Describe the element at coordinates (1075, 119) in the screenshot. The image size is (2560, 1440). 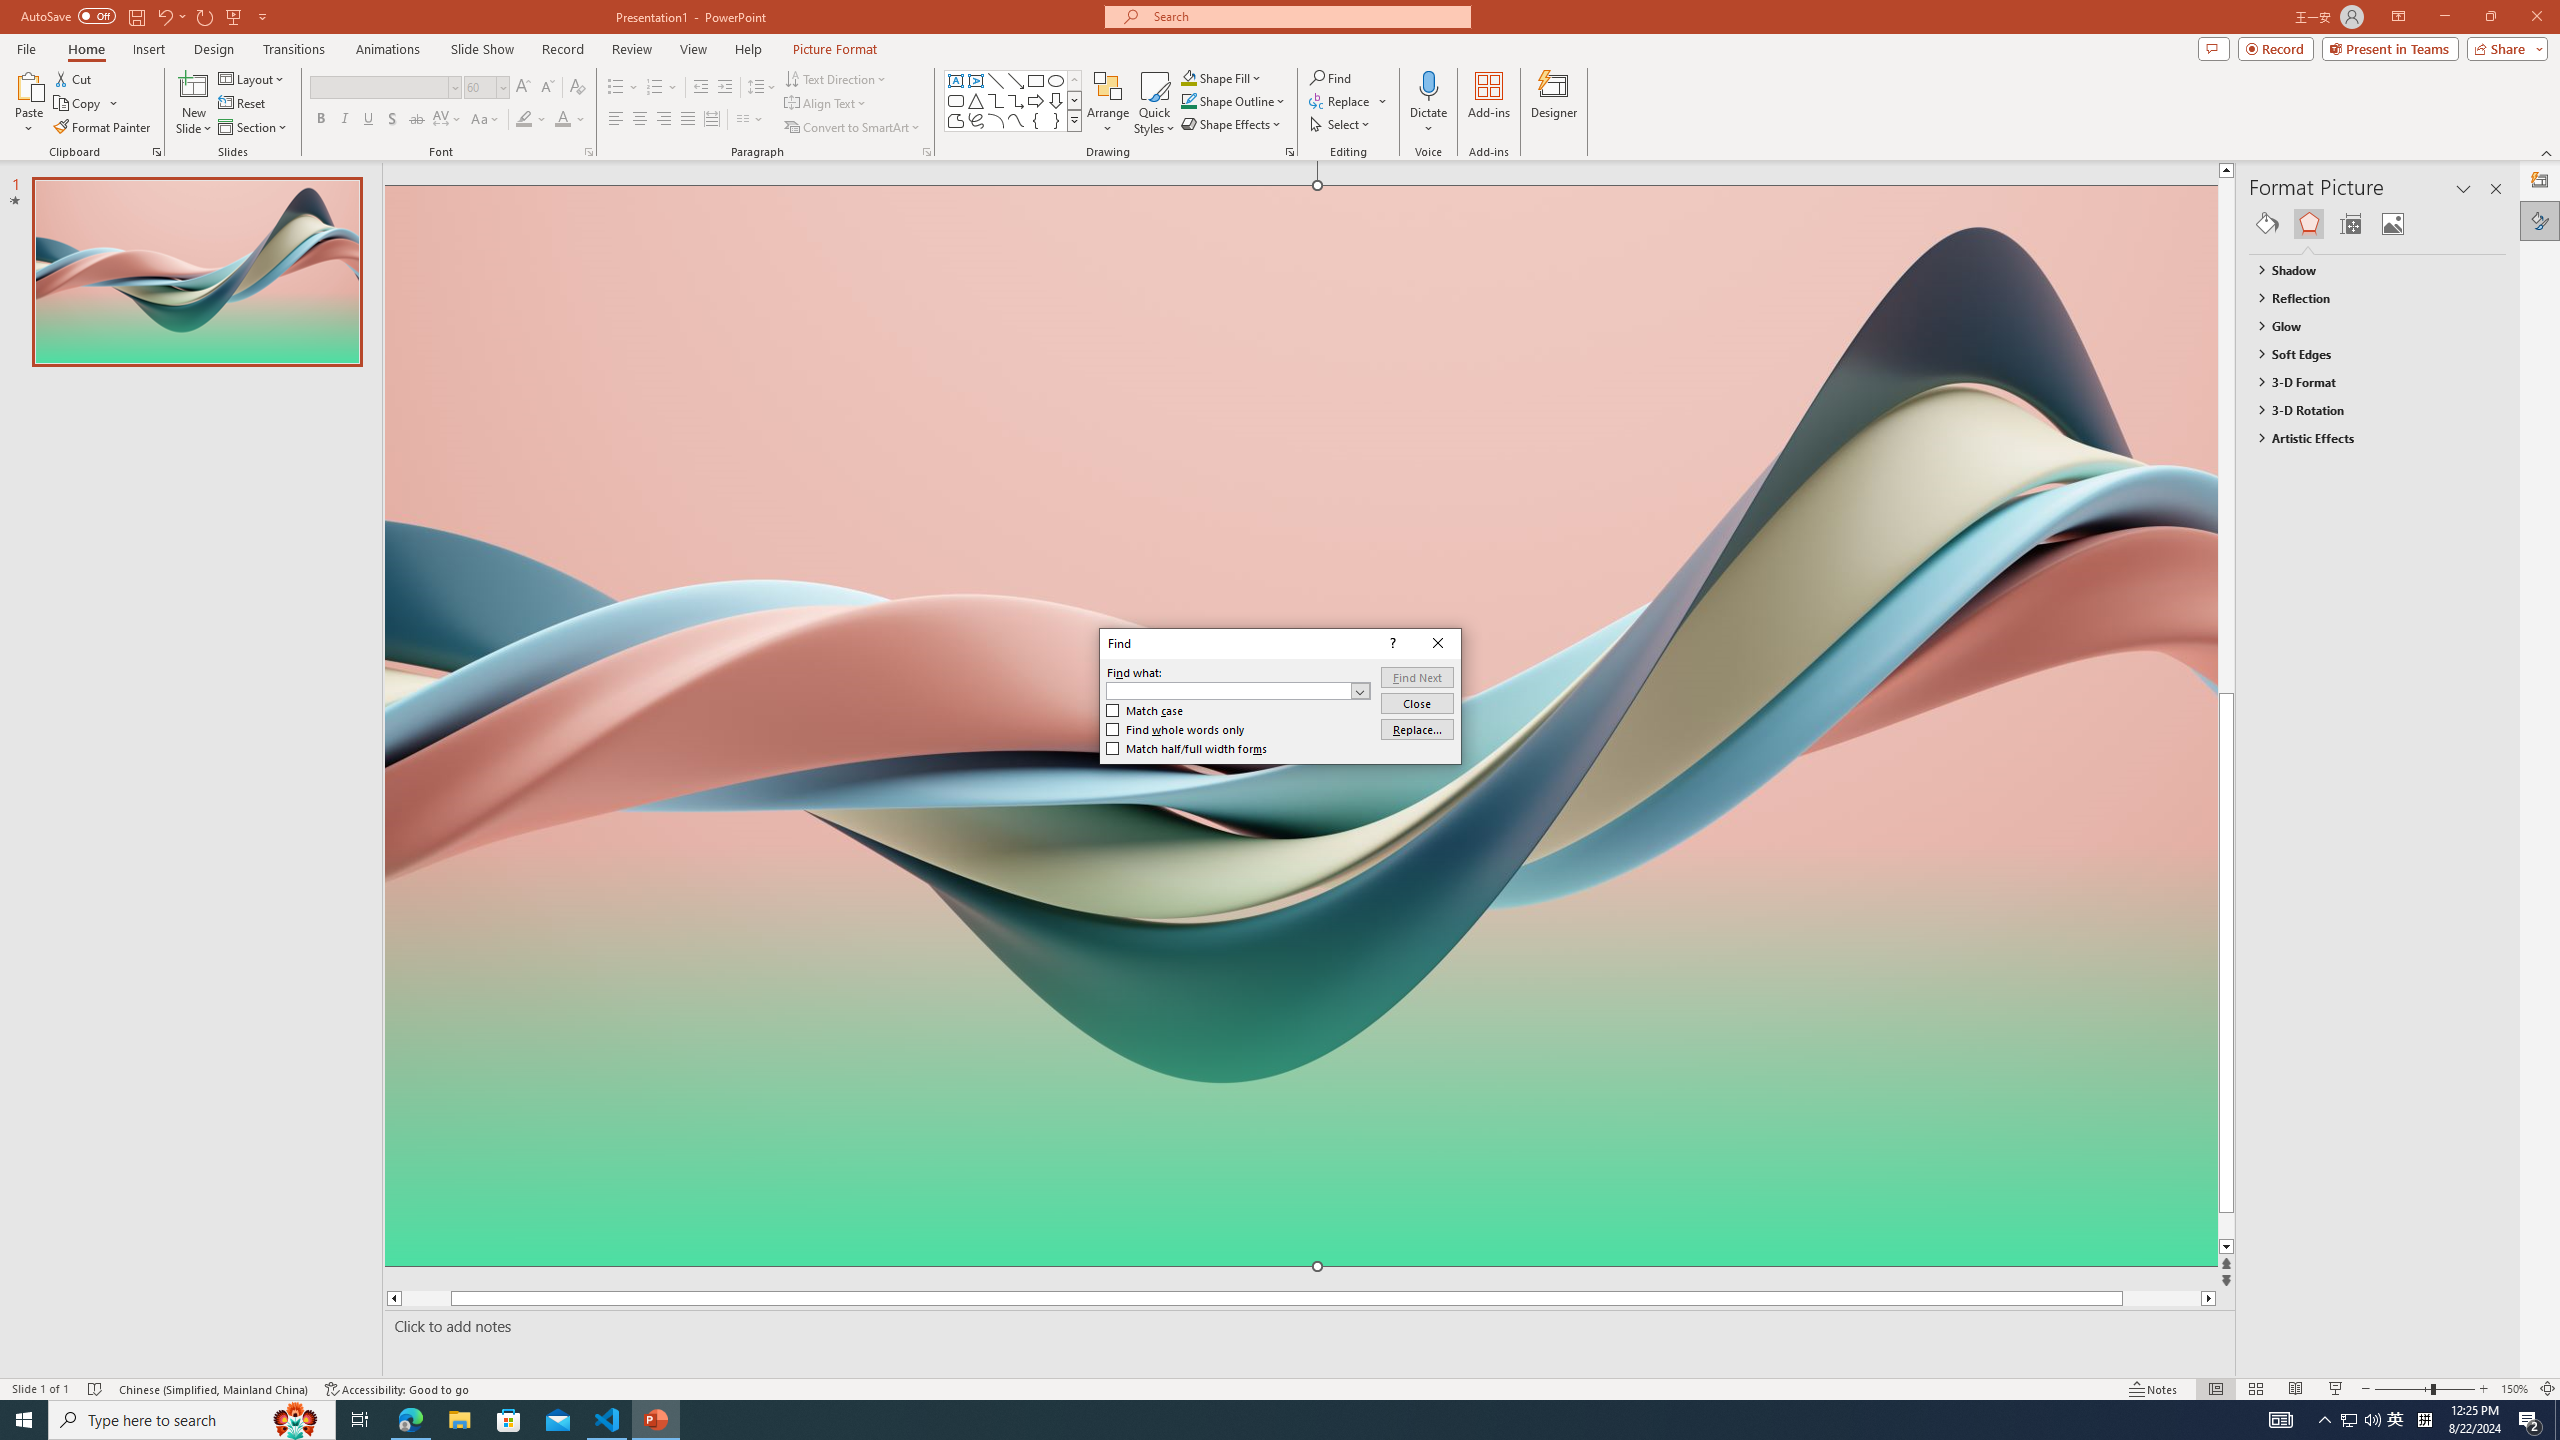
I see `'Shapes'` at that location.